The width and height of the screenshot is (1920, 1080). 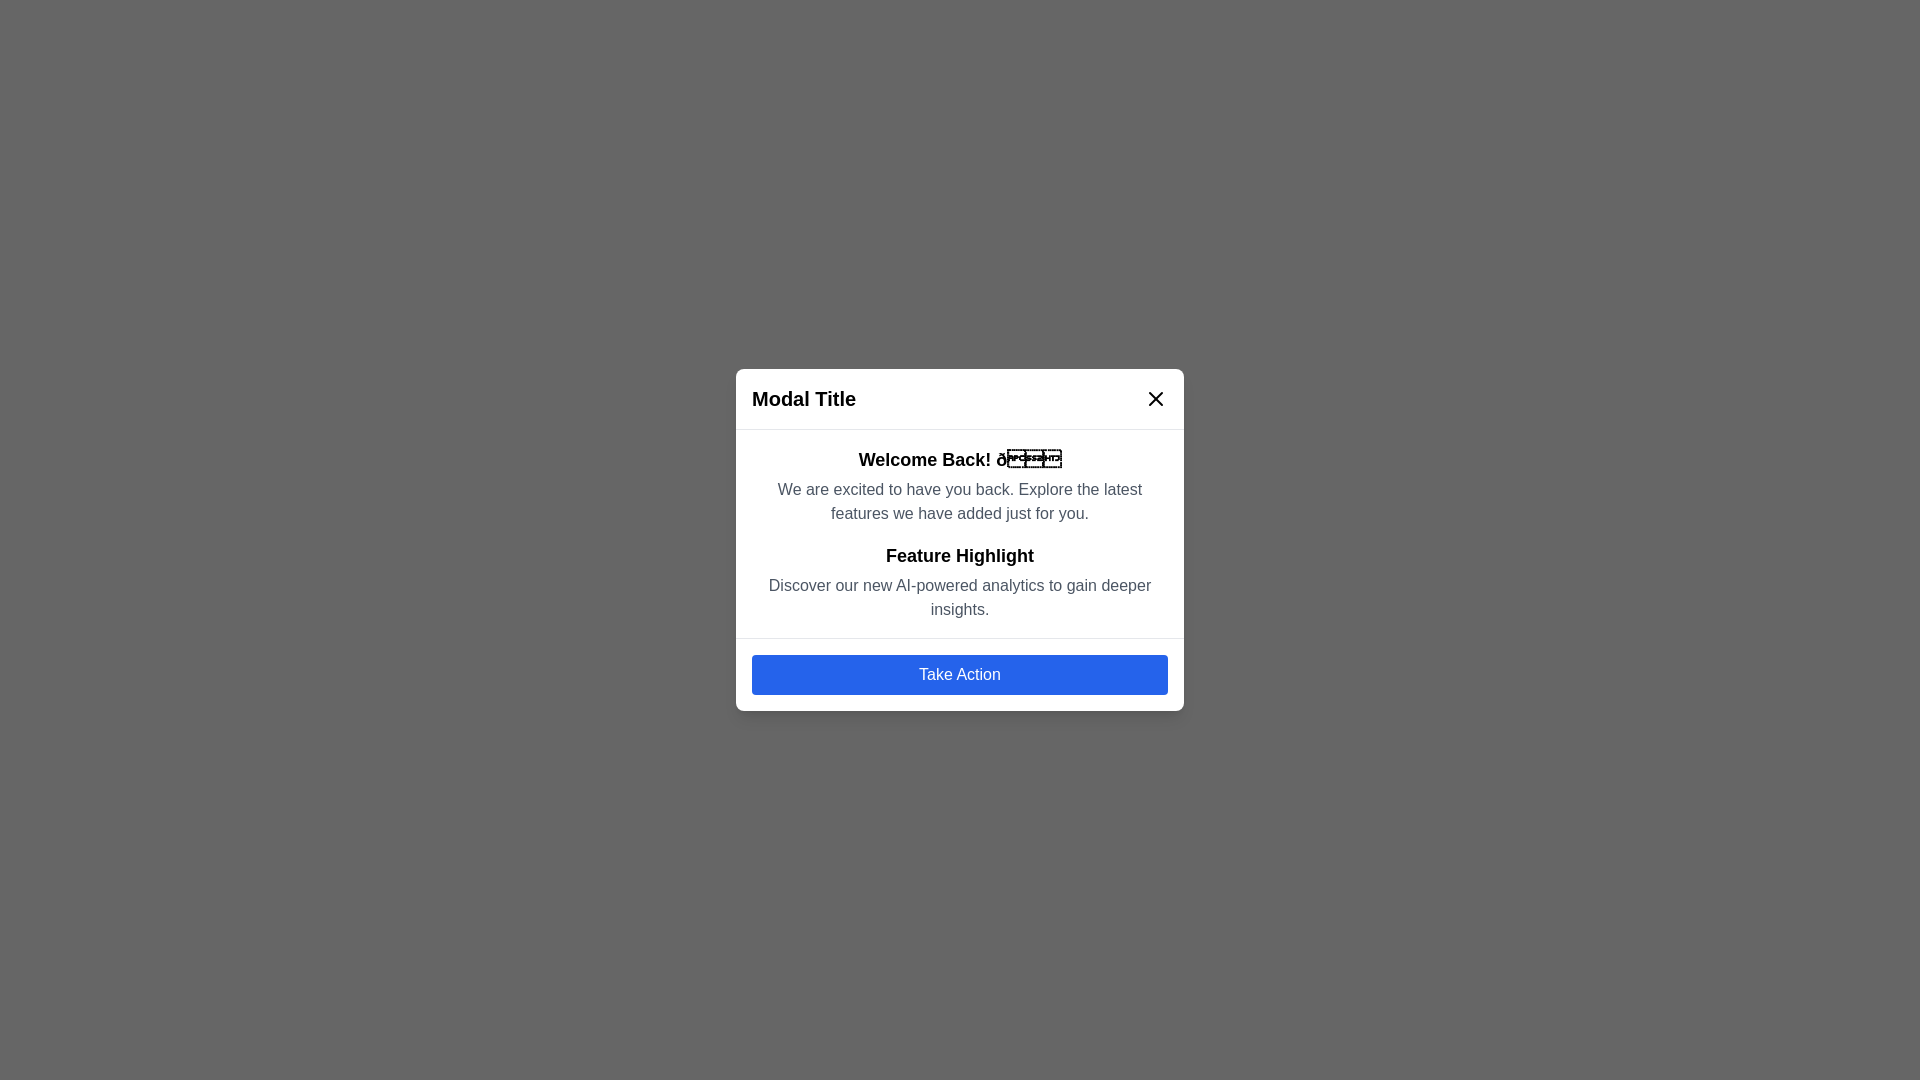 What do you see at coordinates (960, 674) in the screenshot?
I see `the button at the bottom of the modal dialogue box` at bounding box center [960, 674].